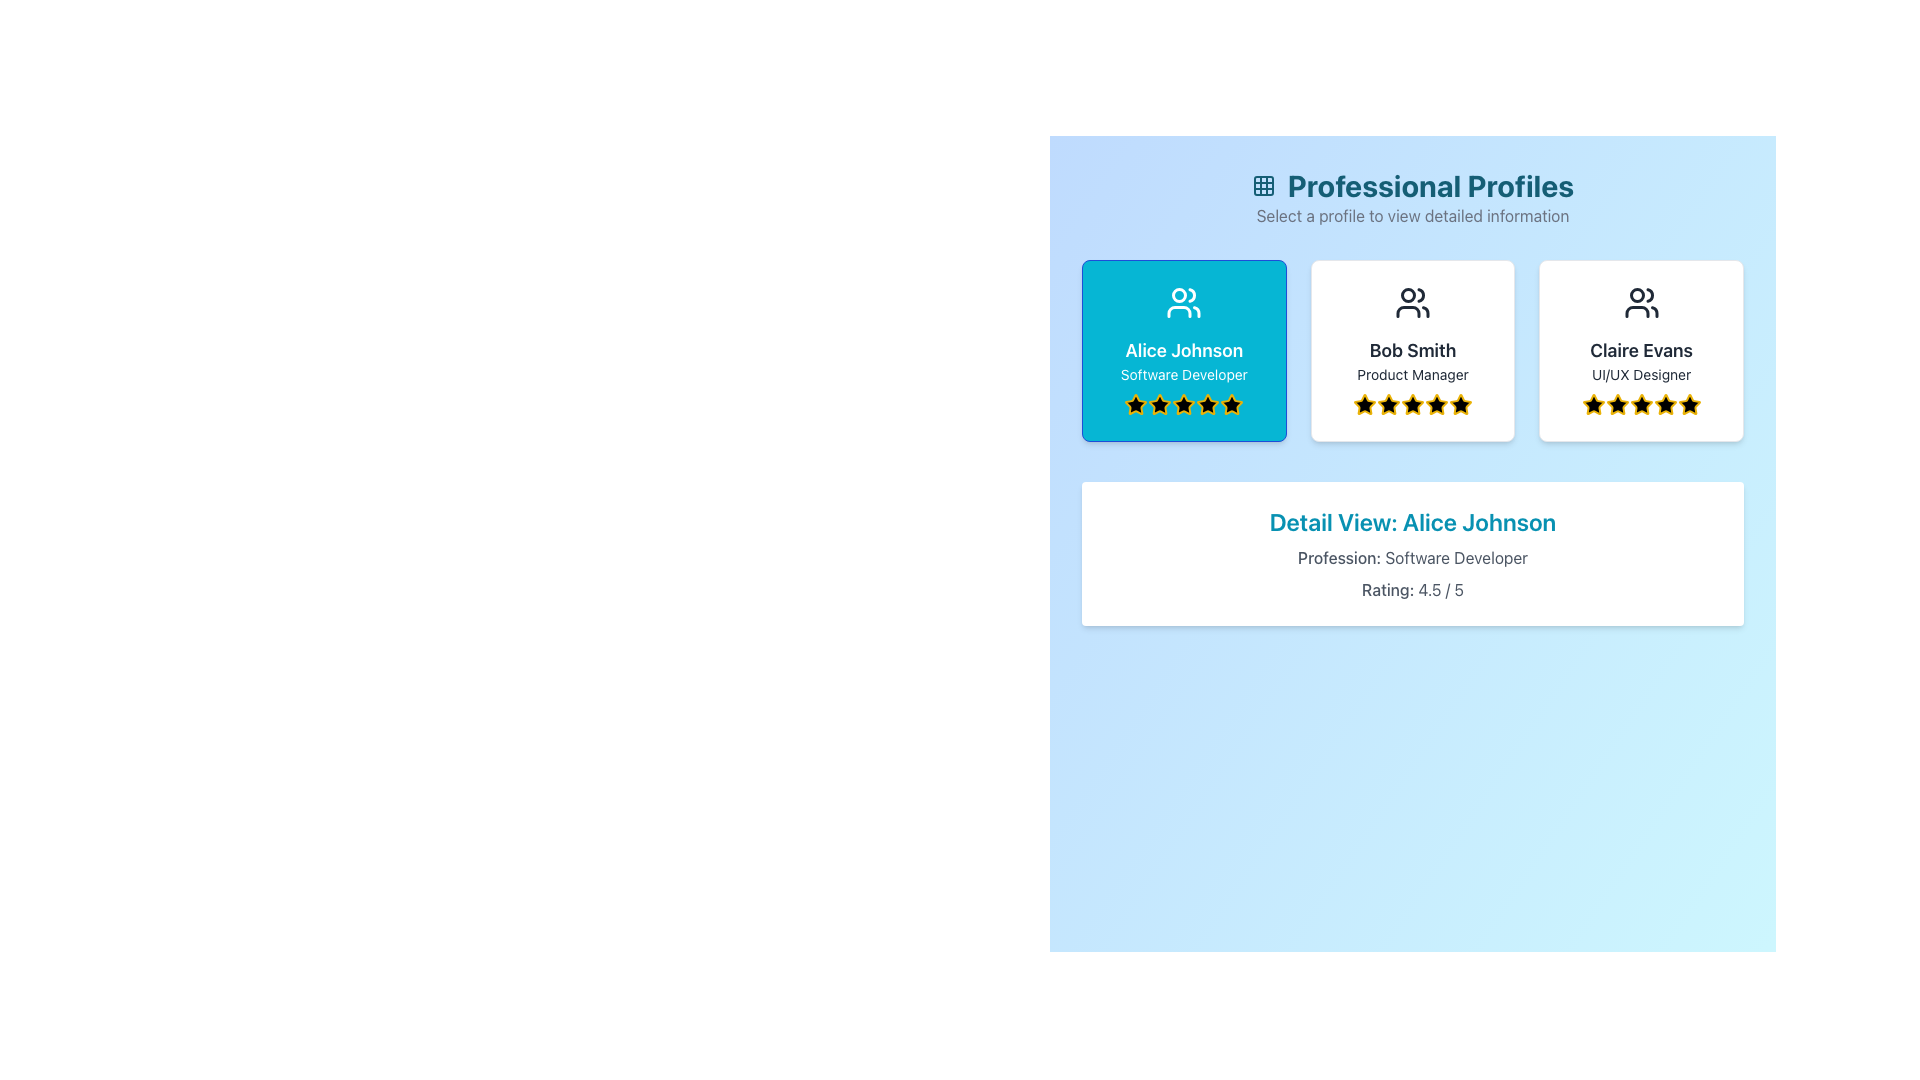  I want to click on fourth star icon in the rating component, which is a black filled star with a yellow outline, located below the 'Bob Smith - Product Manager' card, so click(1411, 405).